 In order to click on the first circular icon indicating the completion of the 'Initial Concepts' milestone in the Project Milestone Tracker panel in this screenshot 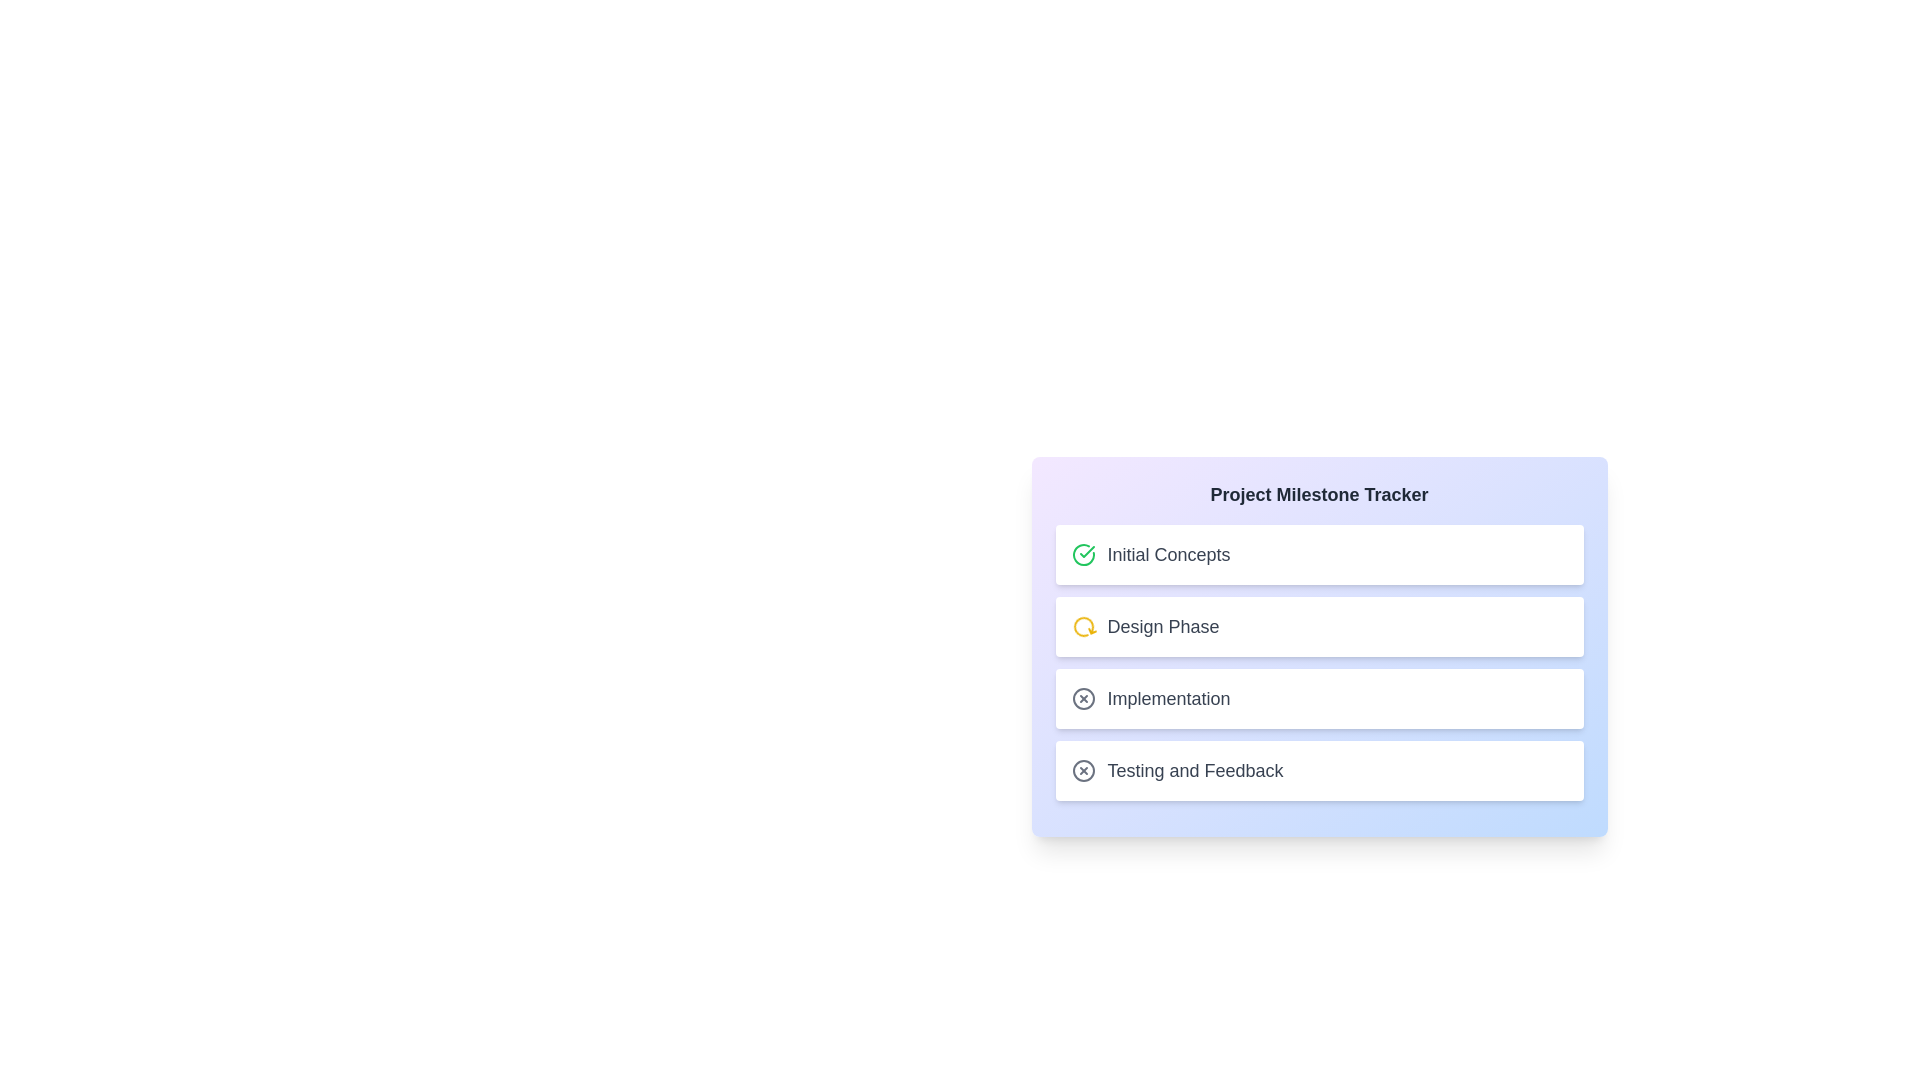, I will do `click(1085, 551)`.